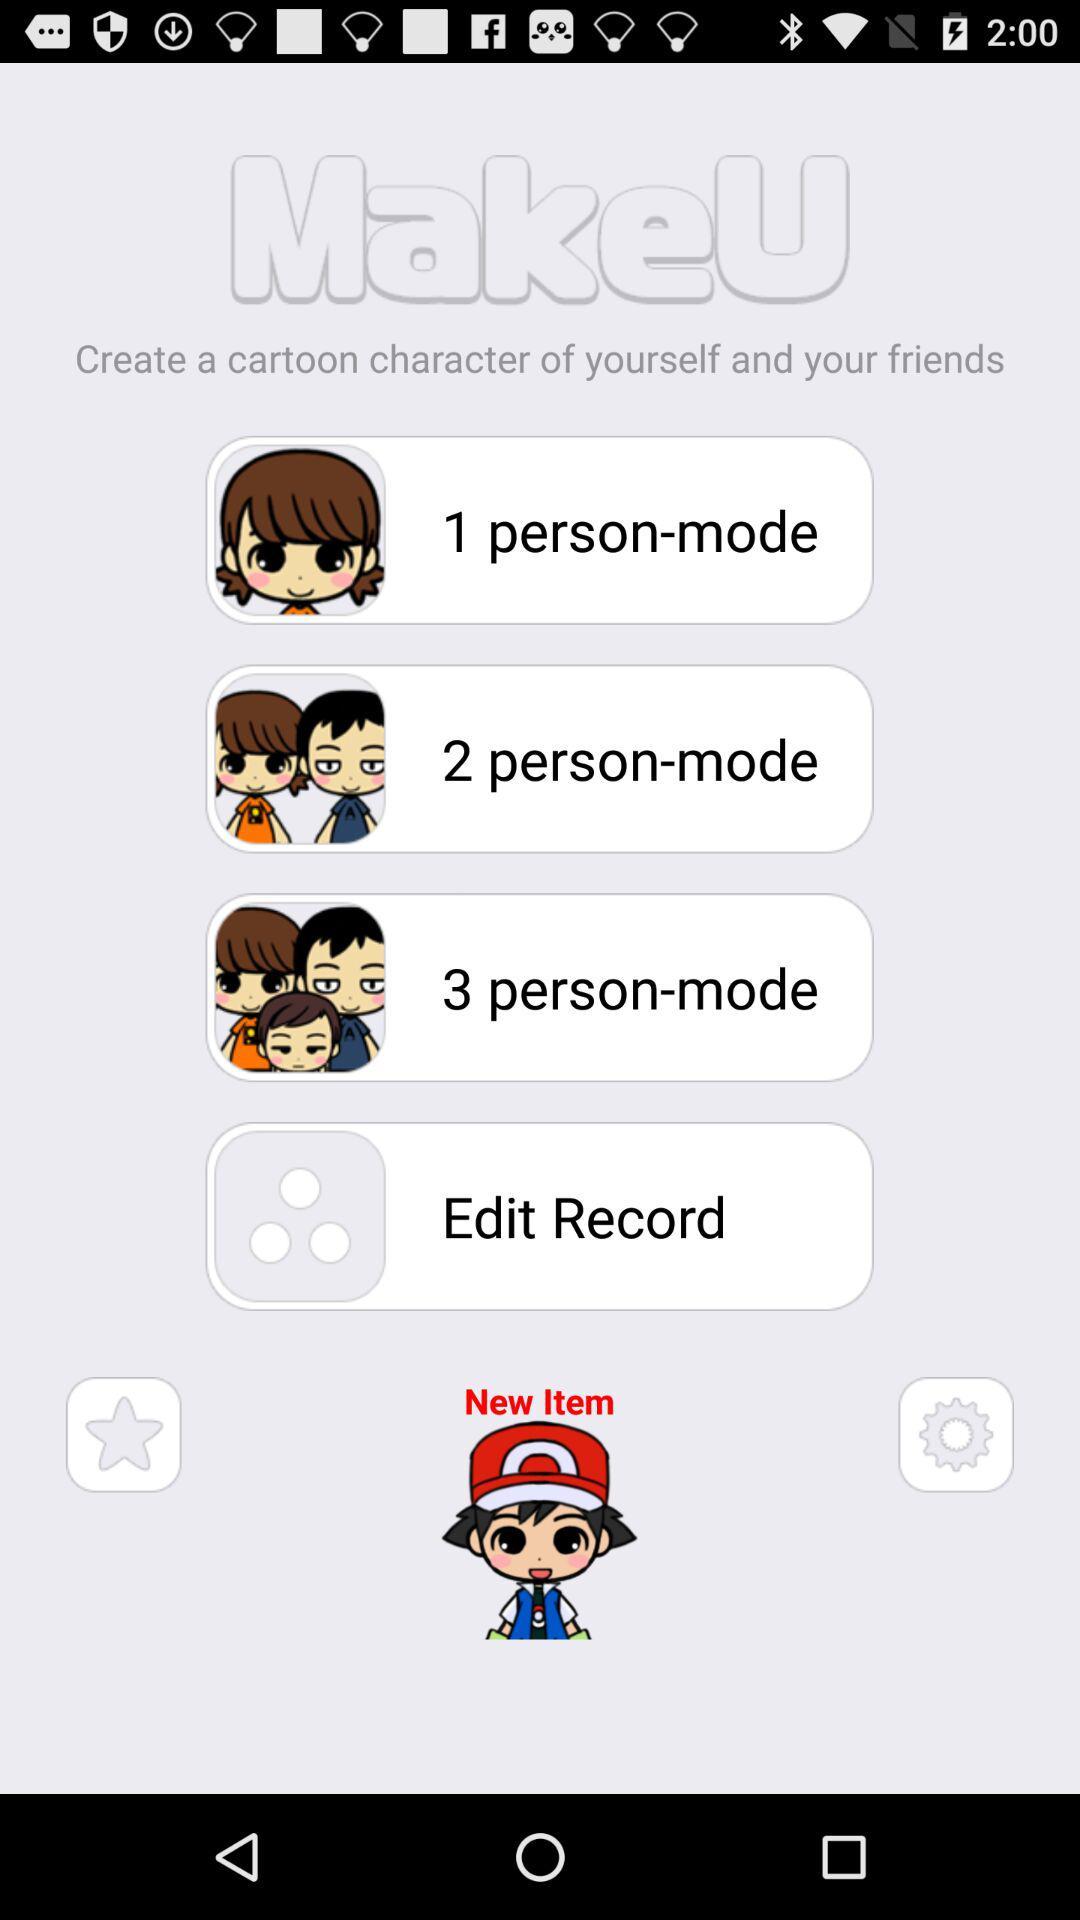  Describe the element at coordinates (123, 1433) in the screenshot. I see `star rating option` at that location.